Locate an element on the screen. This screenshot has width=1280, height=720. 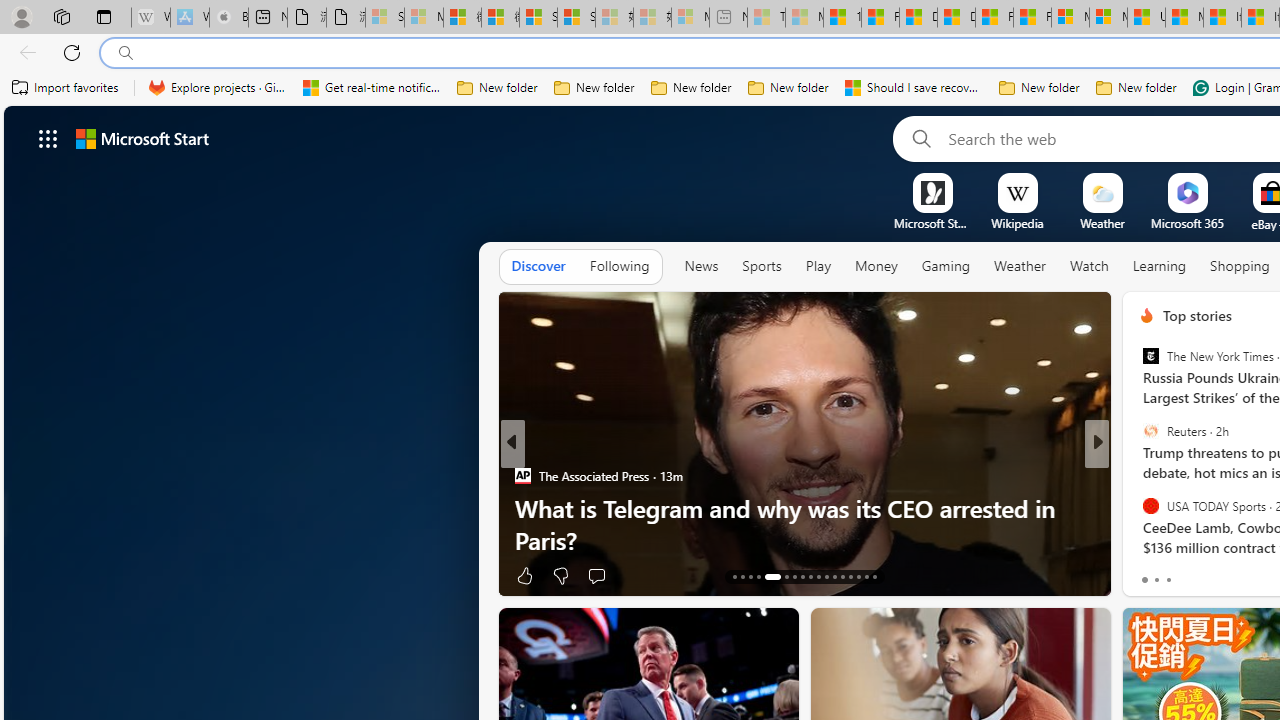
'AutomationID: tab-25' is located at coordinates (842, 577).